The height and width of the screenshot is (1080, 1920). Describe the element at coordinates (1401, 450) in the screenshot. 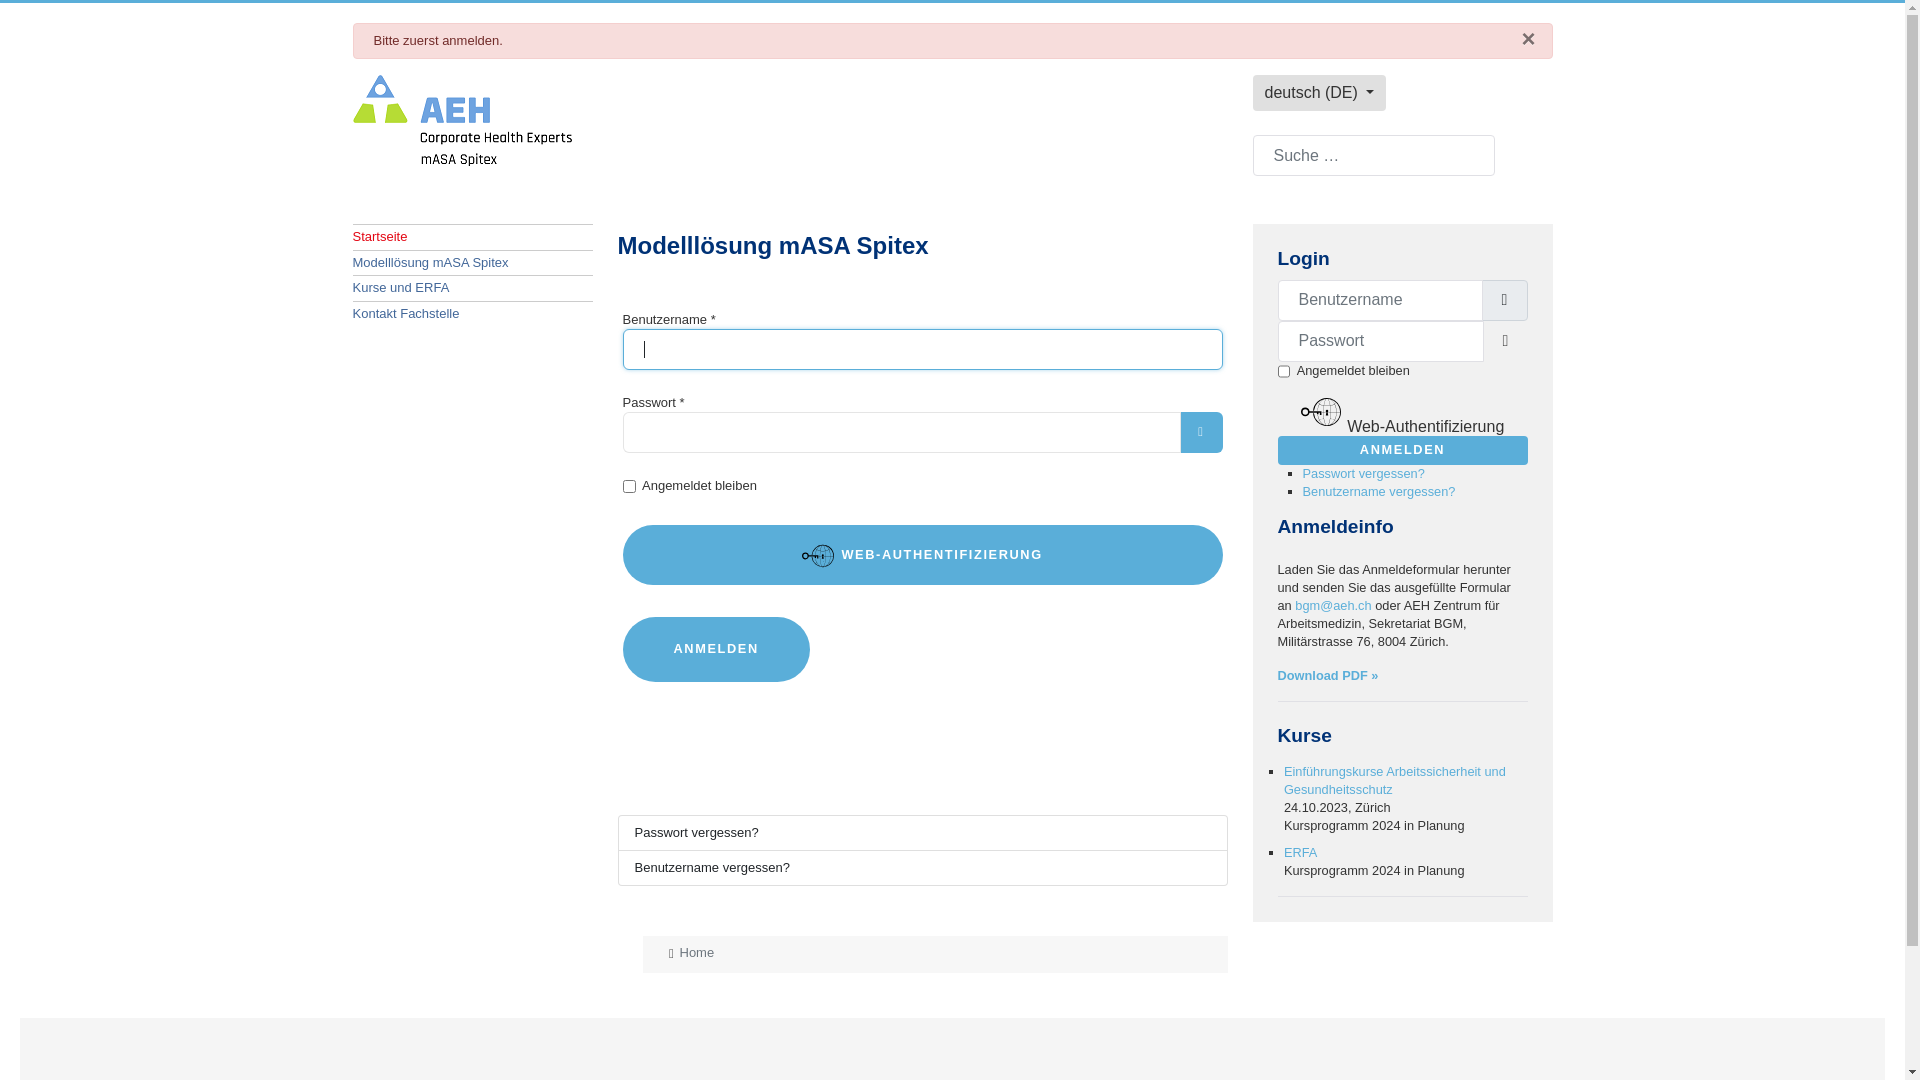

I see `'ANMELDEN'` at that location.